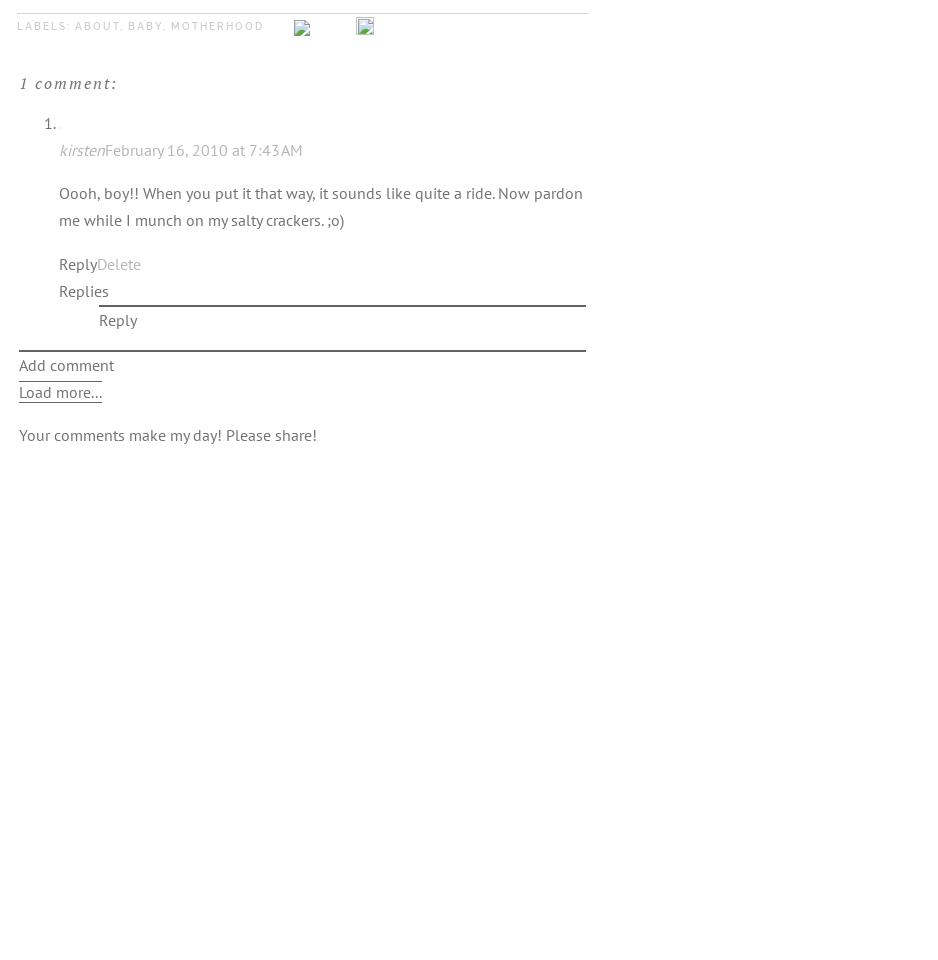 This screenshot has width=938, height=960. Describe the element at coordinates (81, 147) in the screenshot. I see `'kirsten'` at that location.